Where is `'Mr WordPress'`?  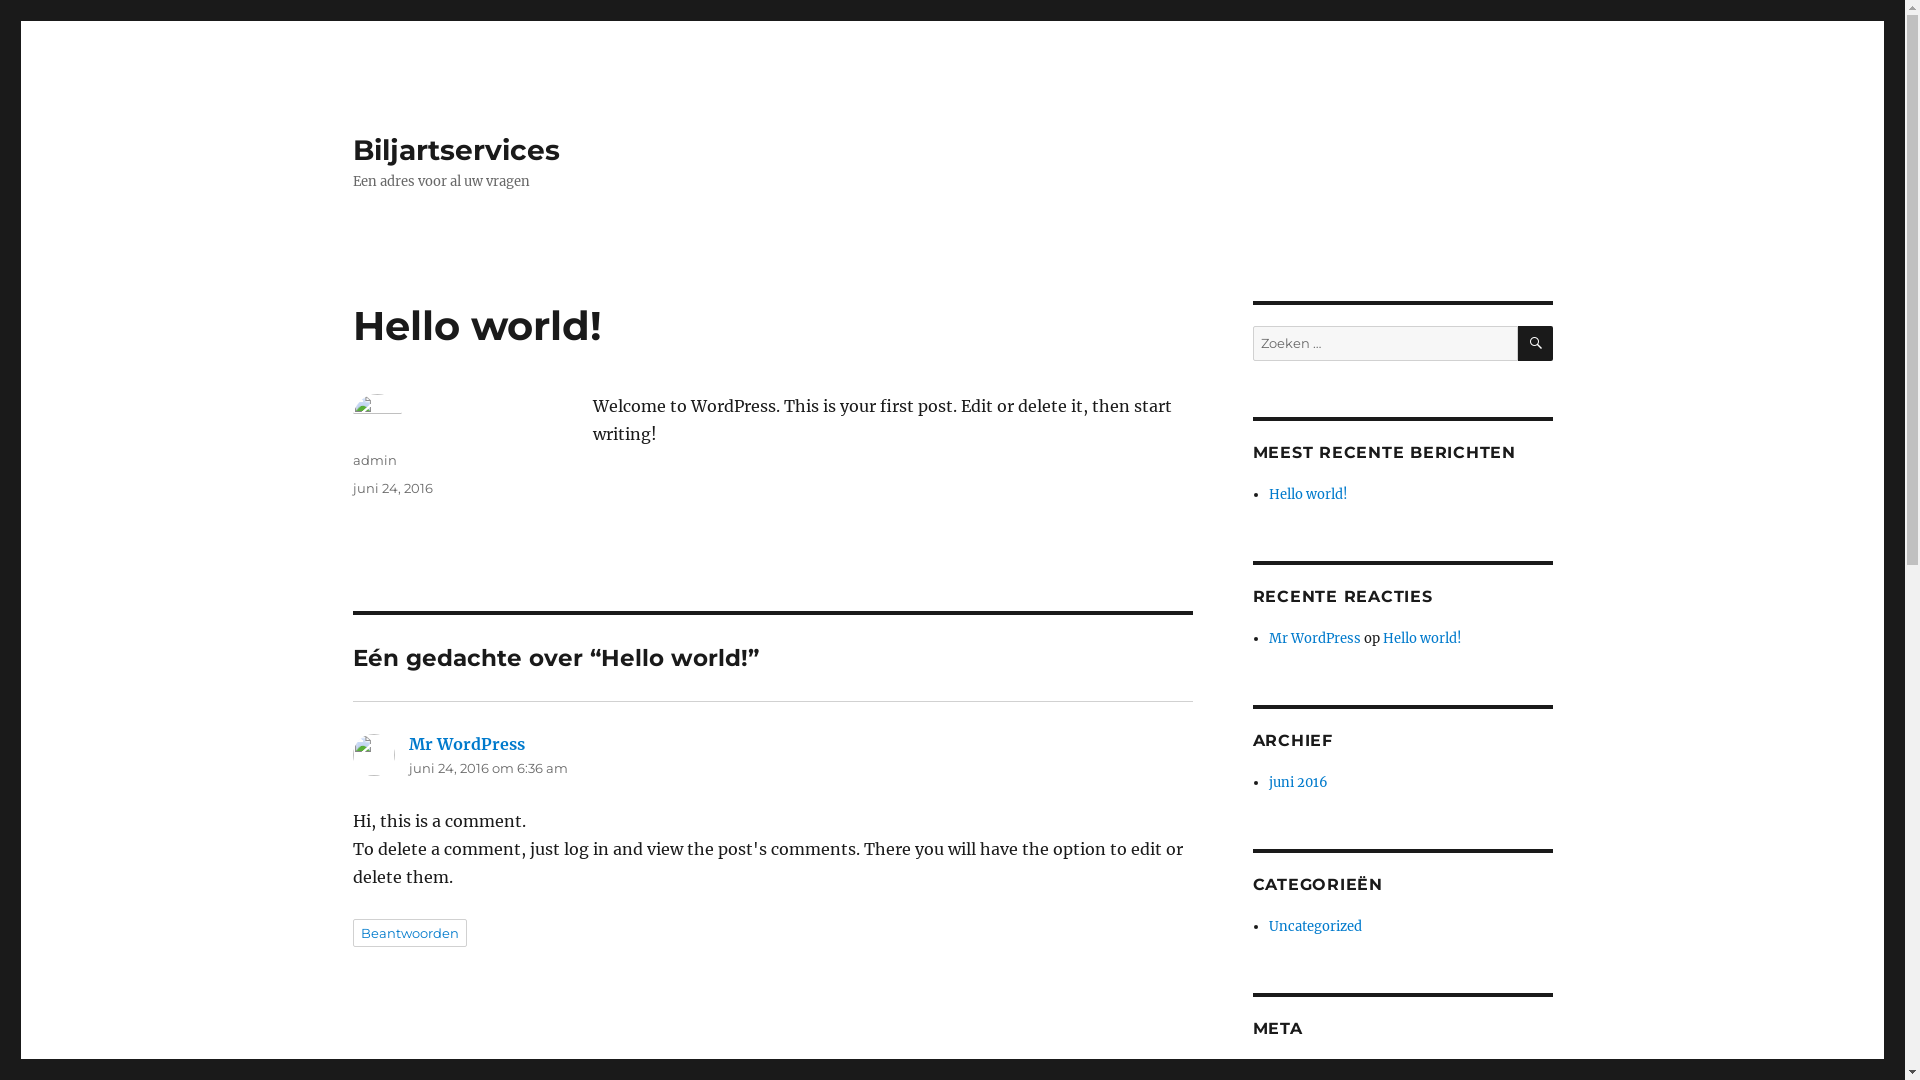 'Mr WordPress' is located at coordinates (1315, 638).